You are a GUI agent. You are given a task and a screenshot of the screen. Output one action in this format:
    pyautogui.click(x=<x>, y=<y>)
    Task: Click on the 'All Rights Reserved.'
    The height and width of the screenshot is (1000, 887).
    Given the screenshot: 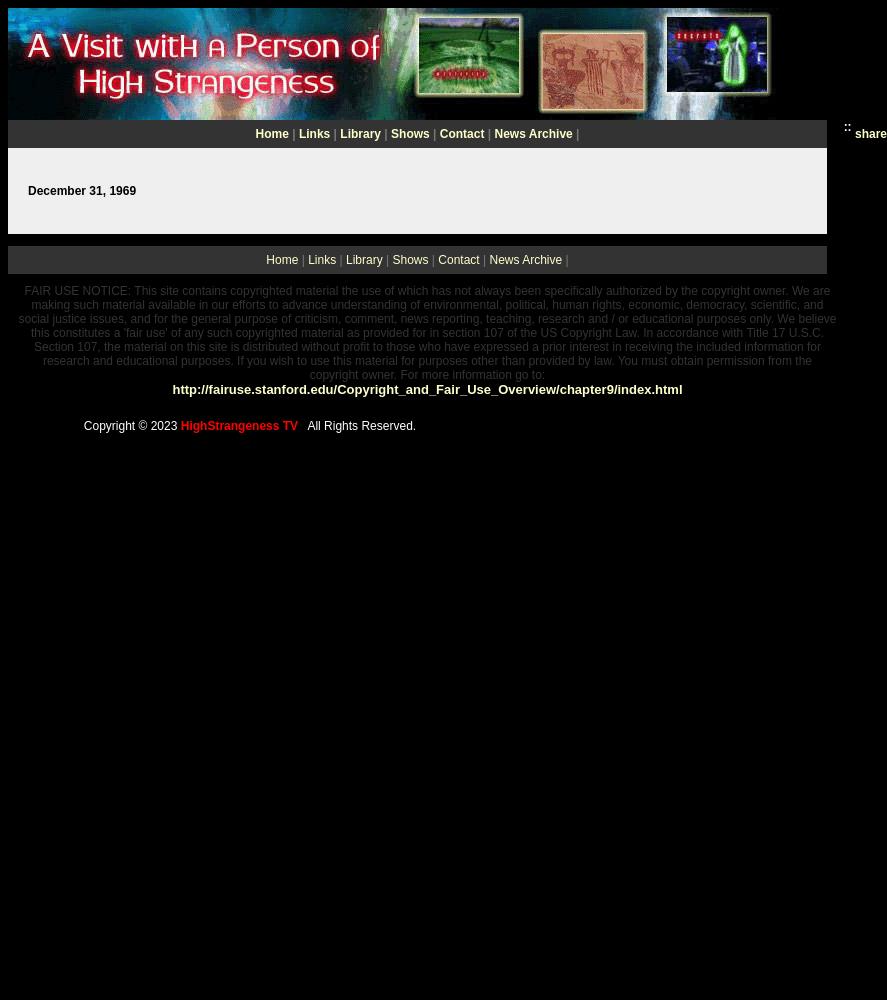 What is the action you would take?
    pyautogui.click(x=298, y=426)
    